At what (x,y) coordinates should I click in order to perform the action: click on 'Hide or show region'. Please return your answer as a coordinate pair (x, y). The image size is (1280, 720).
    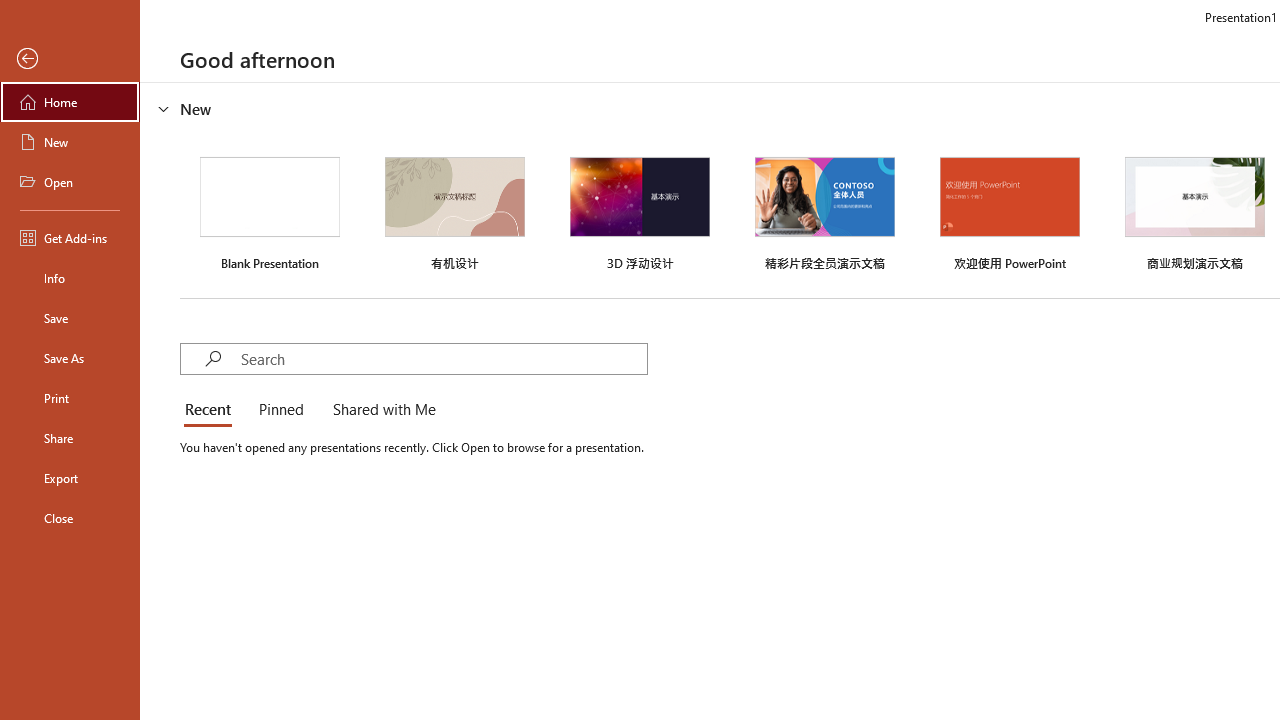
    Looking at the image, I should click on (164, 109).